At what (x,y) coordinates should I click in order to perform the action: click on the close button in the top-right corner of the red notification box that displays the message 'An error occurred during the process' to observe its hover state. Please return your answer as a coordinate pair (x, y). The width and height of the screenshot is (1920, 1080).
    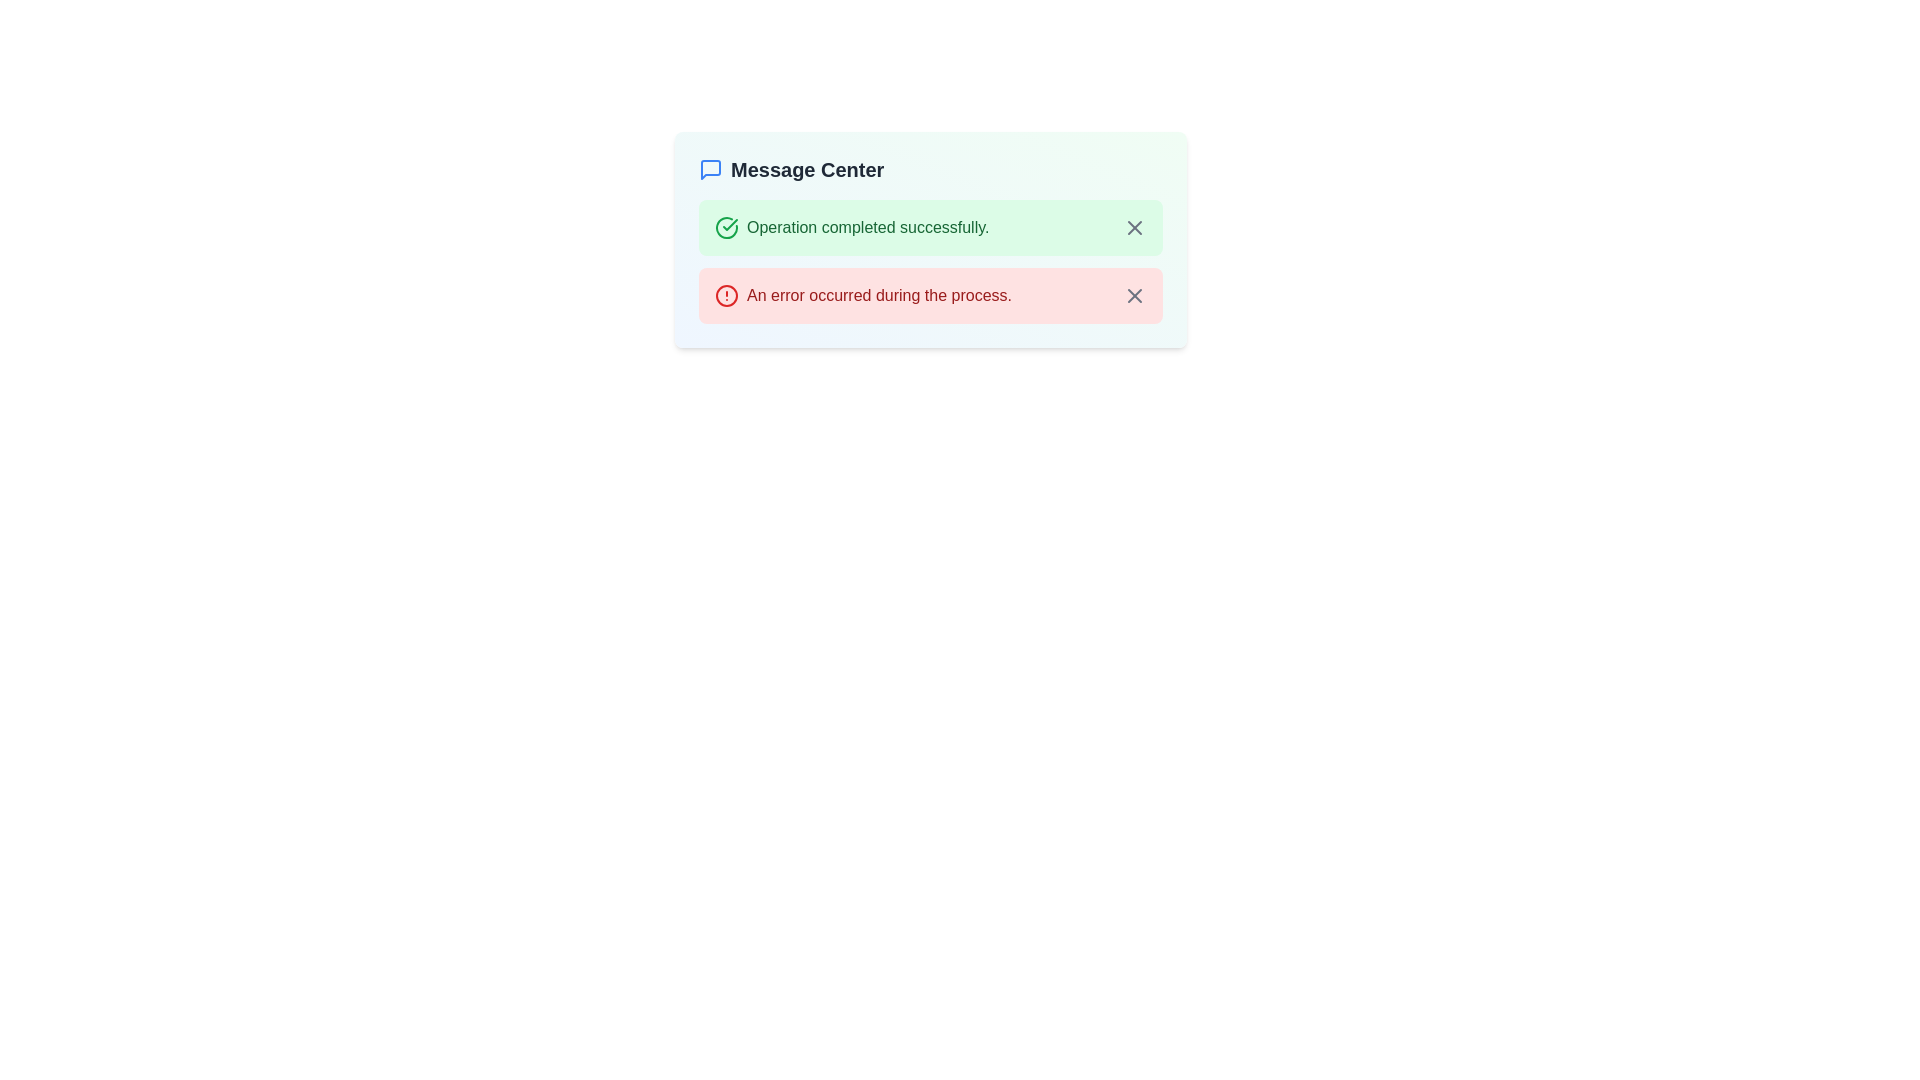
    Looking at the image, I should click on (1134, 296).